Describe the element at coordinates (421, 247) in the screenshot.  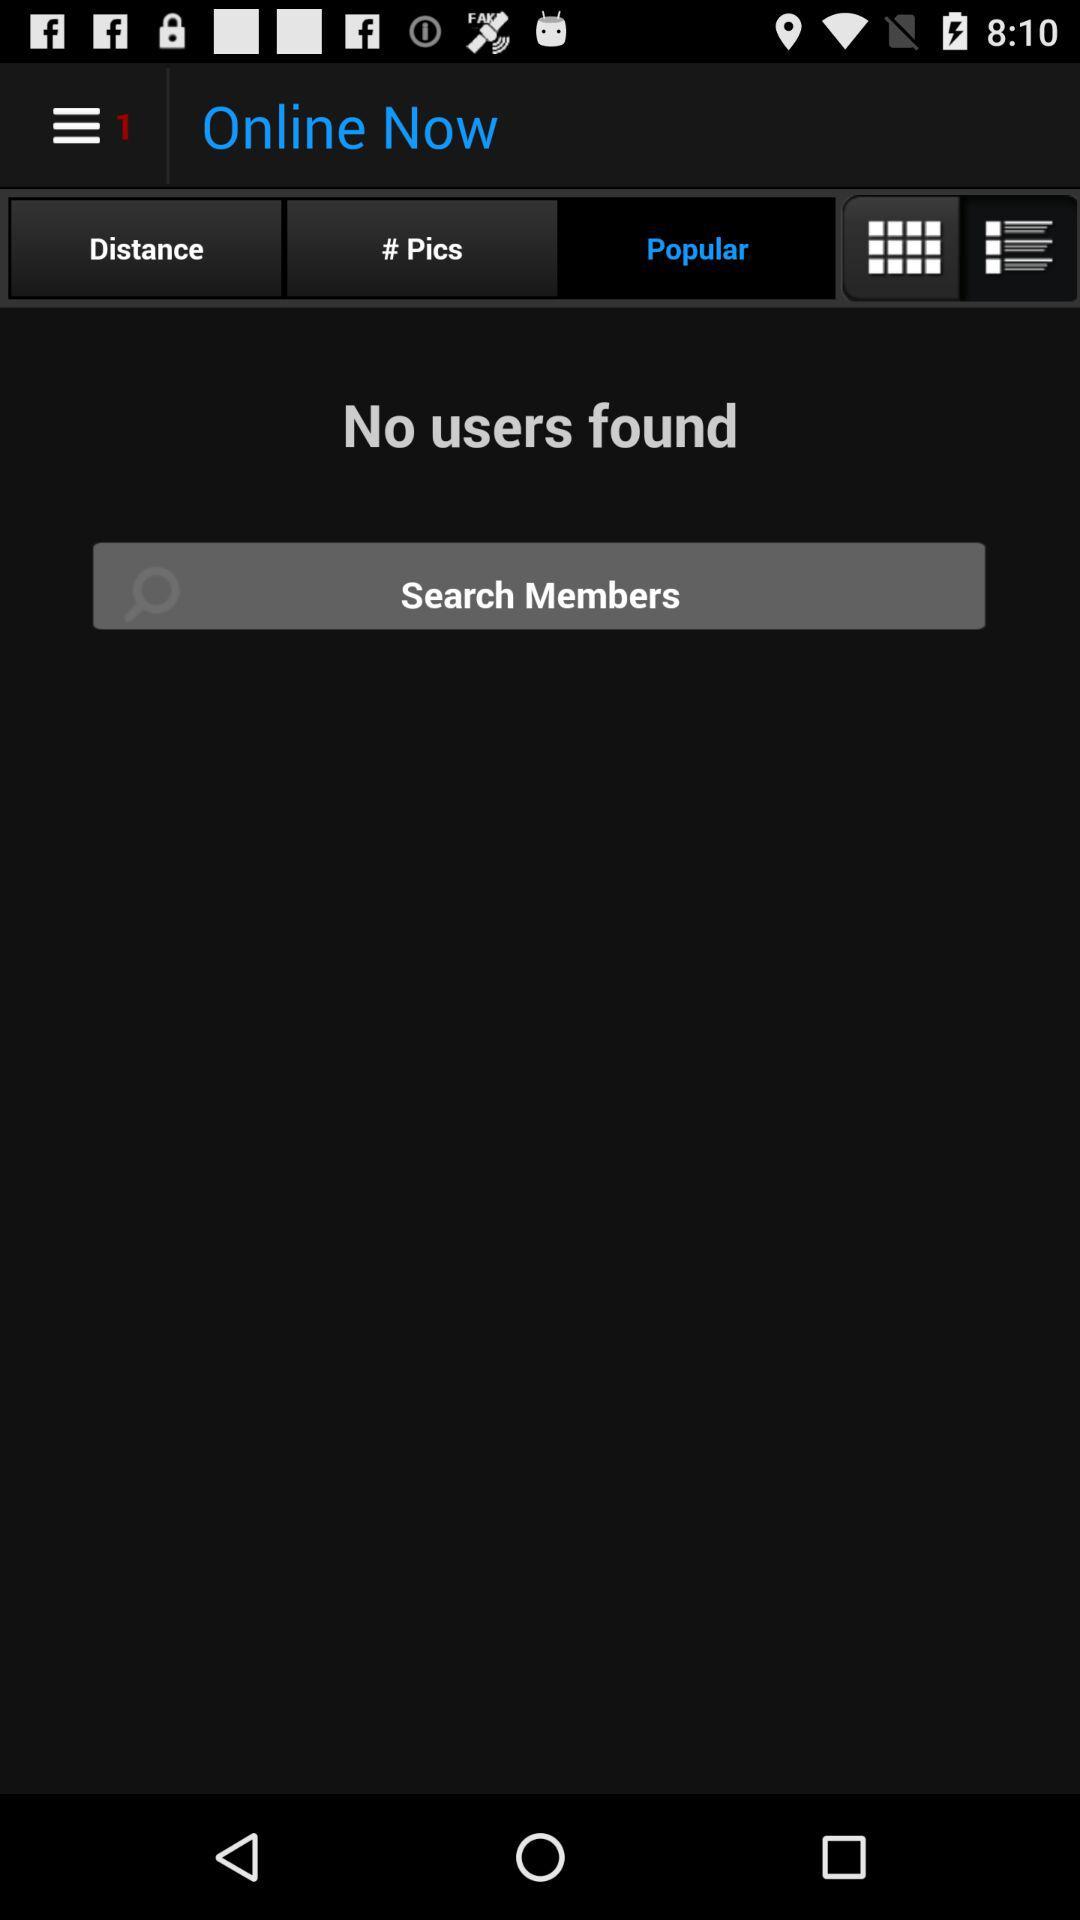
I see `the radio button to the left of the popular` at that location.